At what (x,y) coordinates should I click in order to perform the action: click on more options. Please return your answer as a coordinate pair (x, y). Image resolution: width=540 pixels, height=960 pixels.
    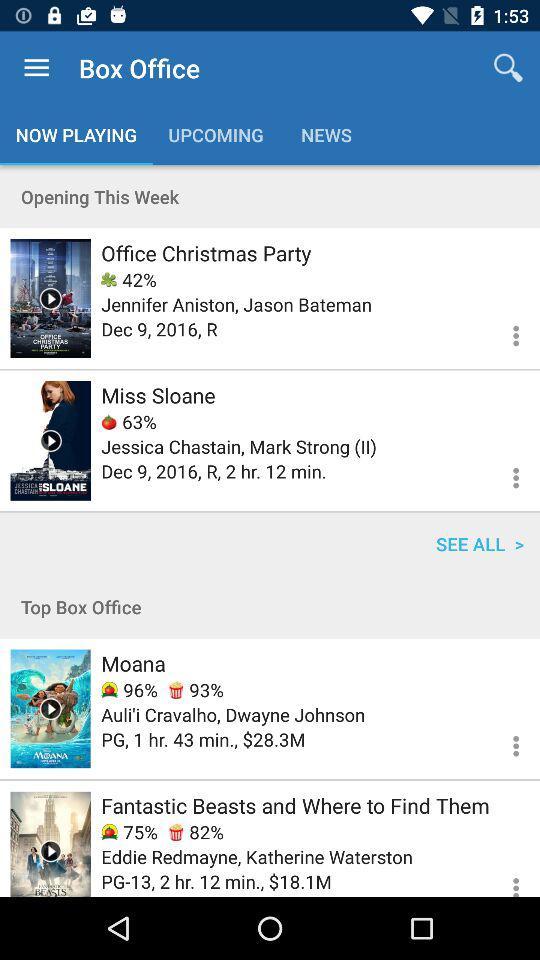
    Looking at the image, I should click on (503, 877).